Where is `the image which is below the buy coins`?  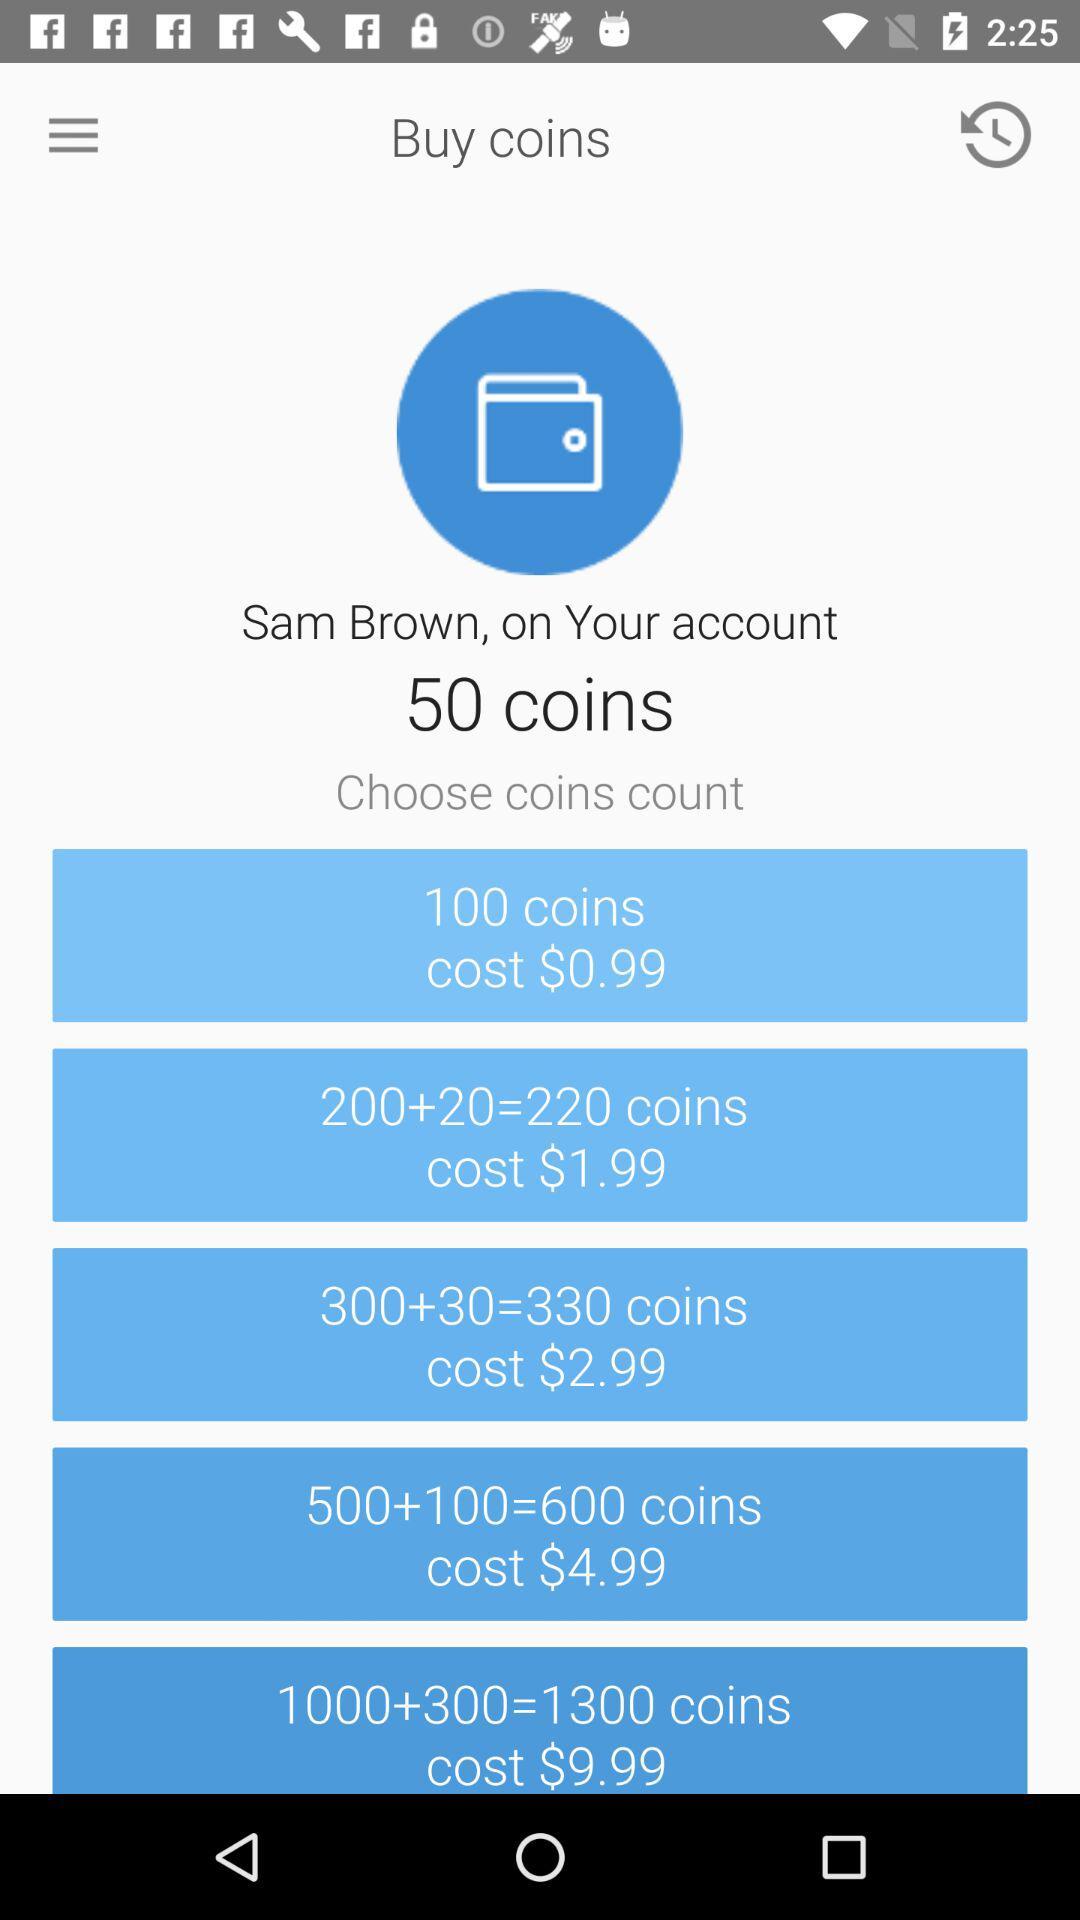
the image which is below the buy coins is located at coordinates (540, 431).